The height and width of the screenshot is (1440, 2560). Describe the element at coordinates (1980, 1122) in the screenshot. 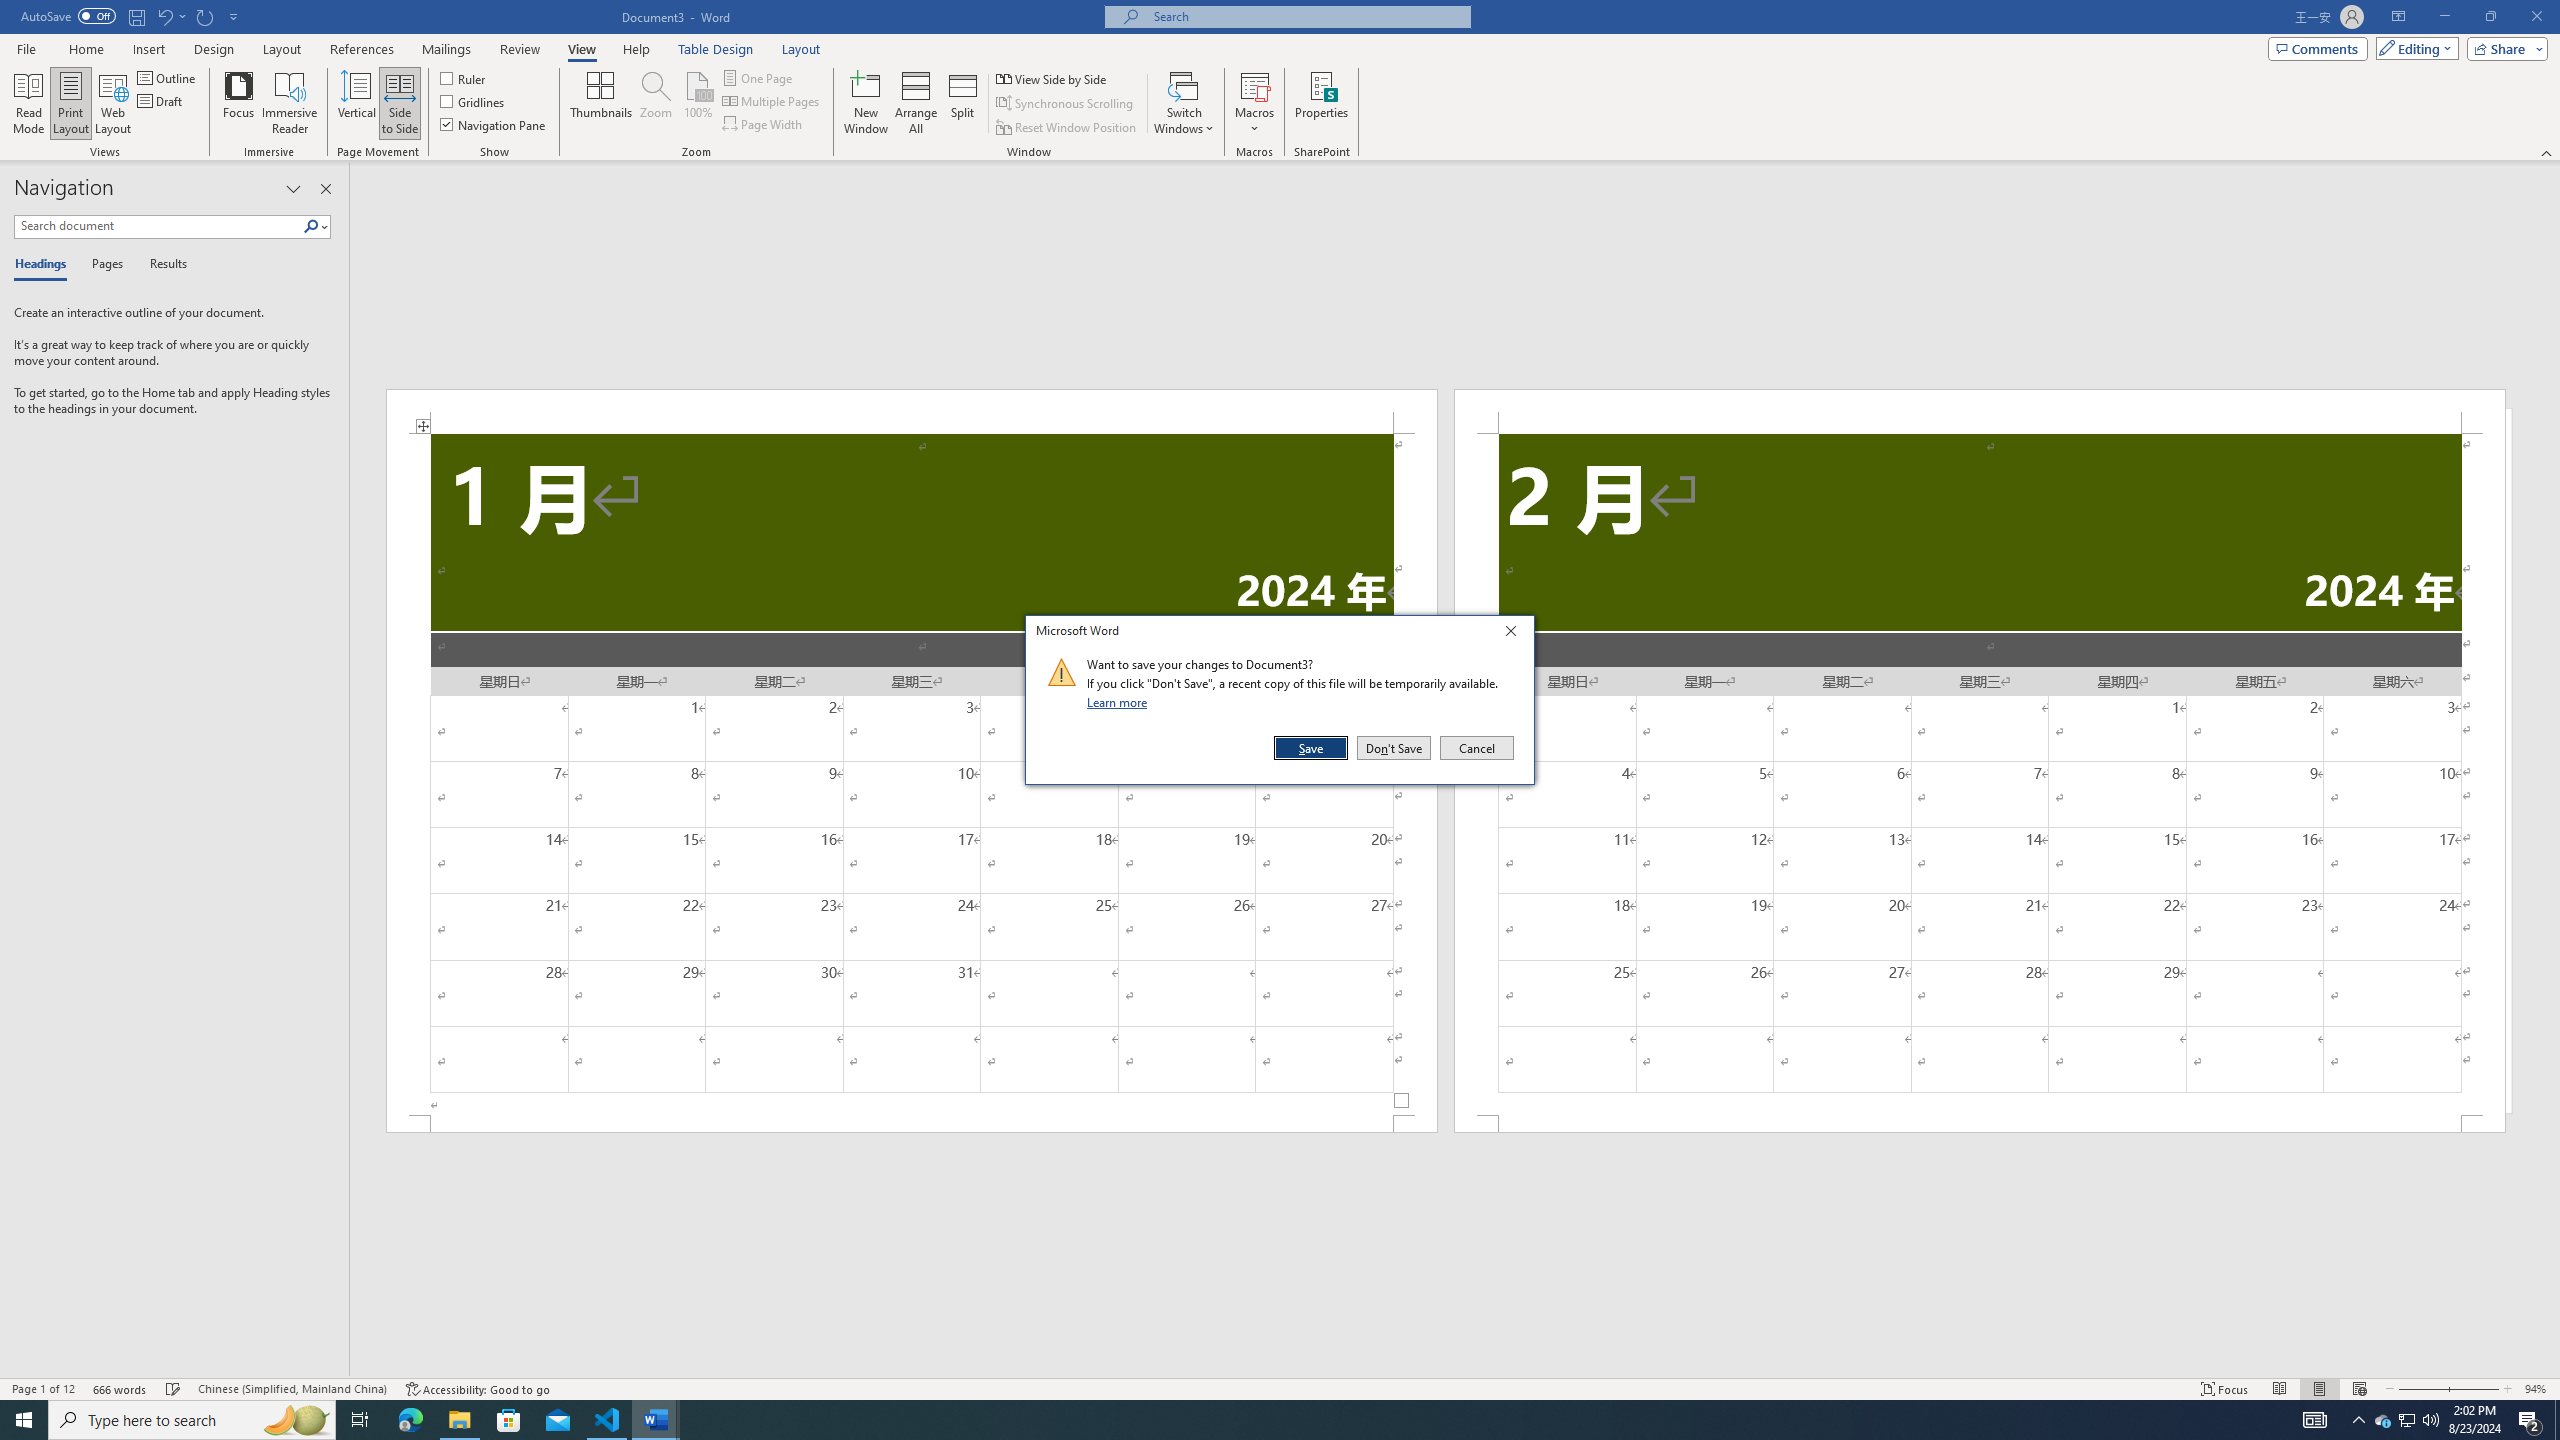

I see `'Footer -Section 2-'` at that location.